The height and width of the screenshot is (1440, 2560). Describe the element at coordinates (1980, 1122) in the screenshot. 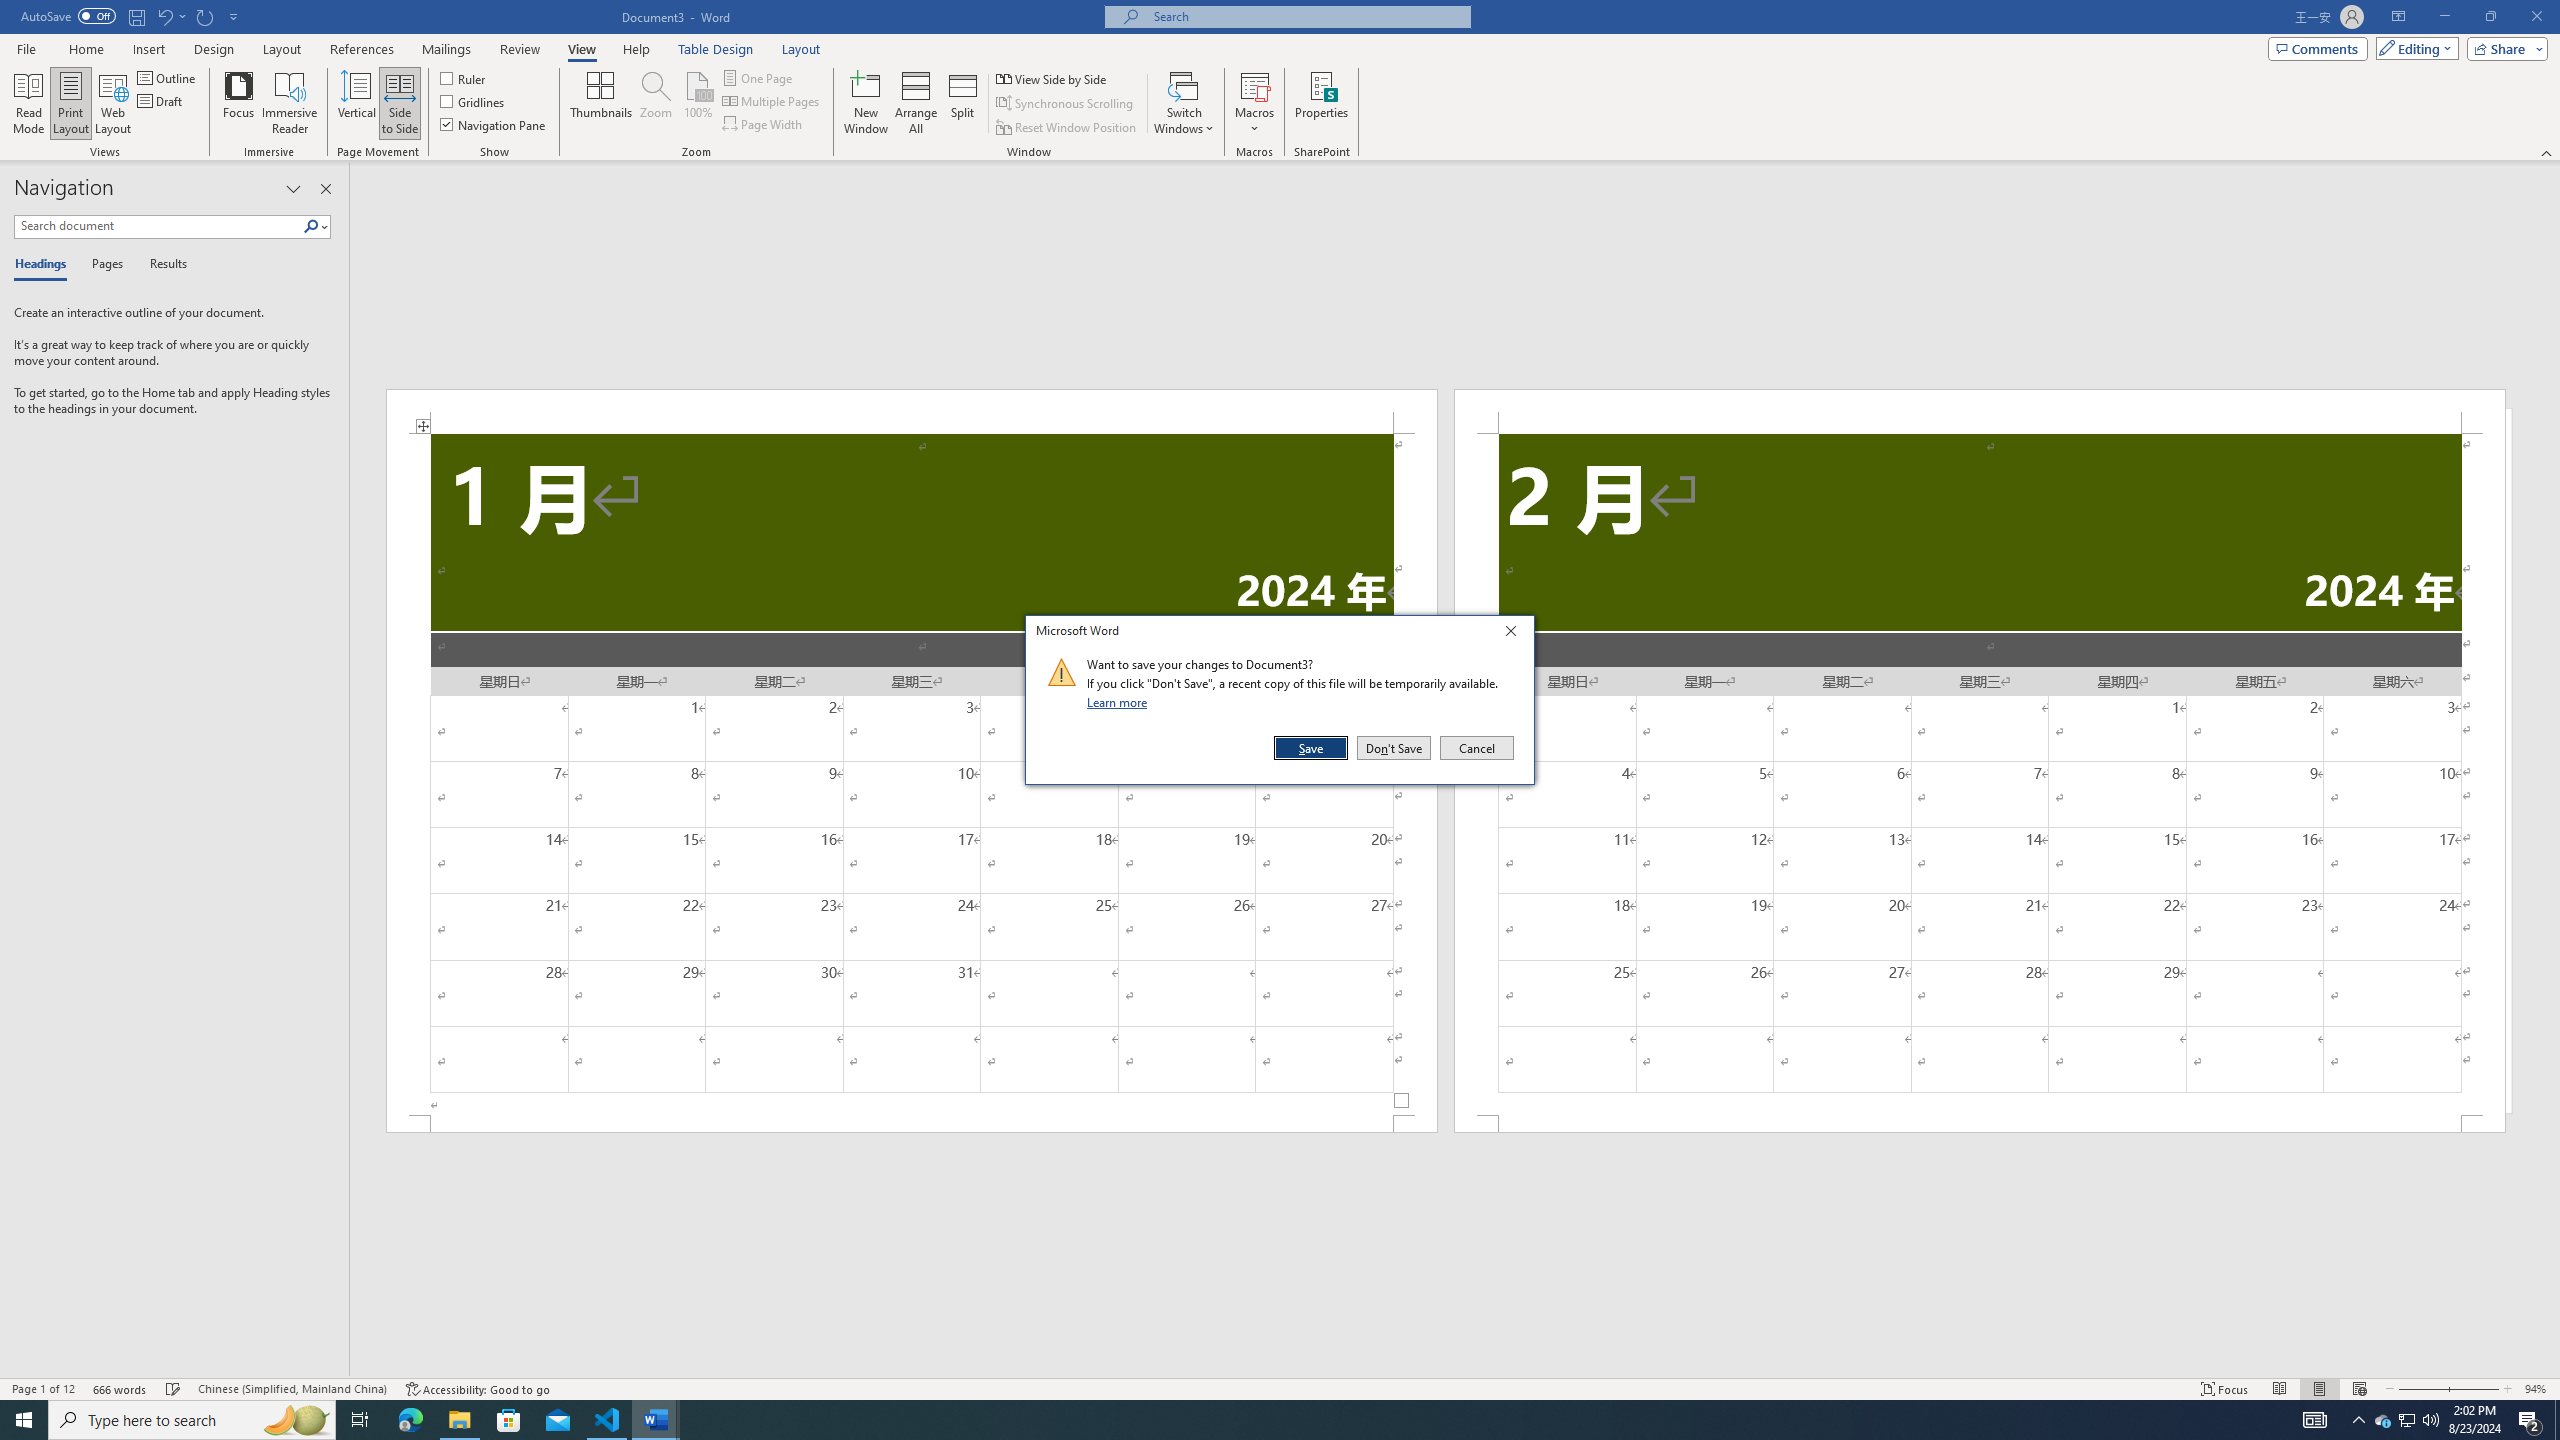

I see `'Footer -Section 2-'` at that location.